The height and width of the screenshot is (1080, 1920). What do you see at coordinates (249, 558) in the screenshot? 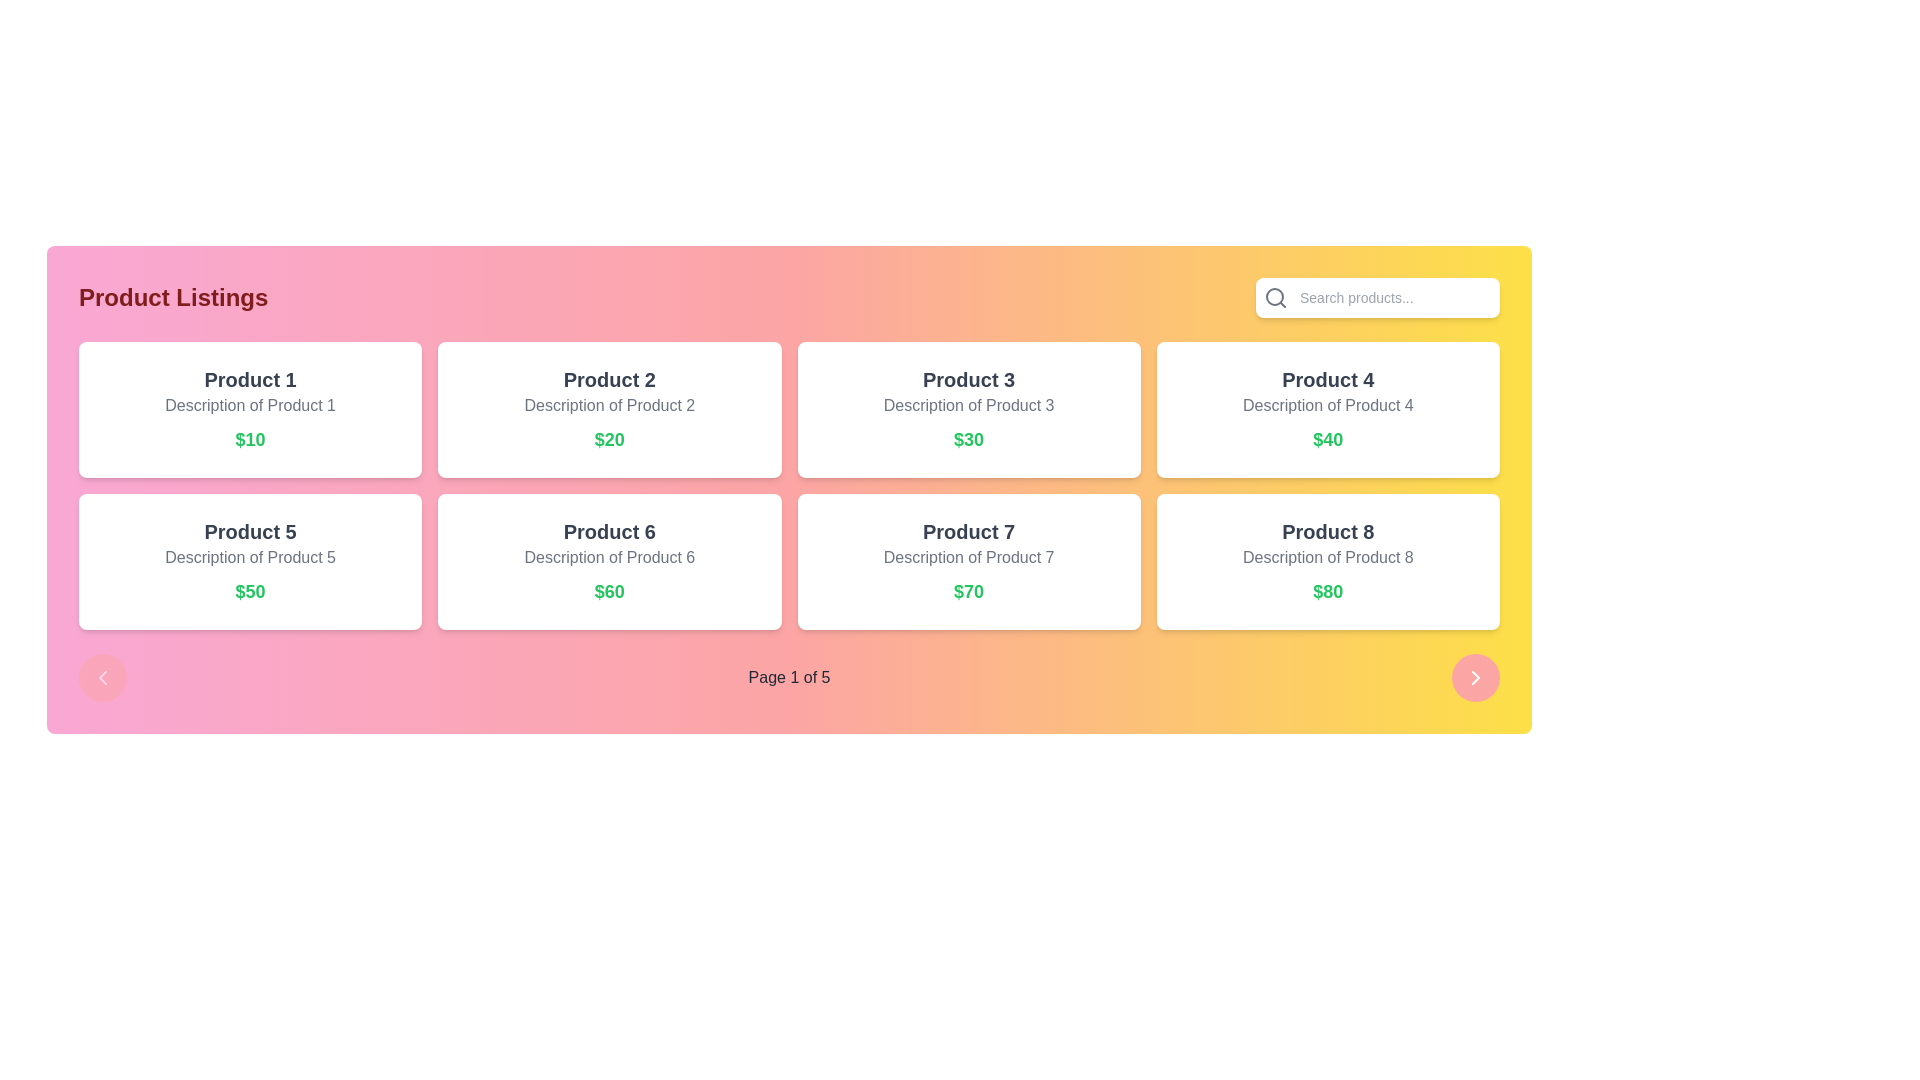
I see `the text label displaying 'Description of Product 5', which is located below the title 'Product 5' in the product listing grid` at bounding box center [249, 558].